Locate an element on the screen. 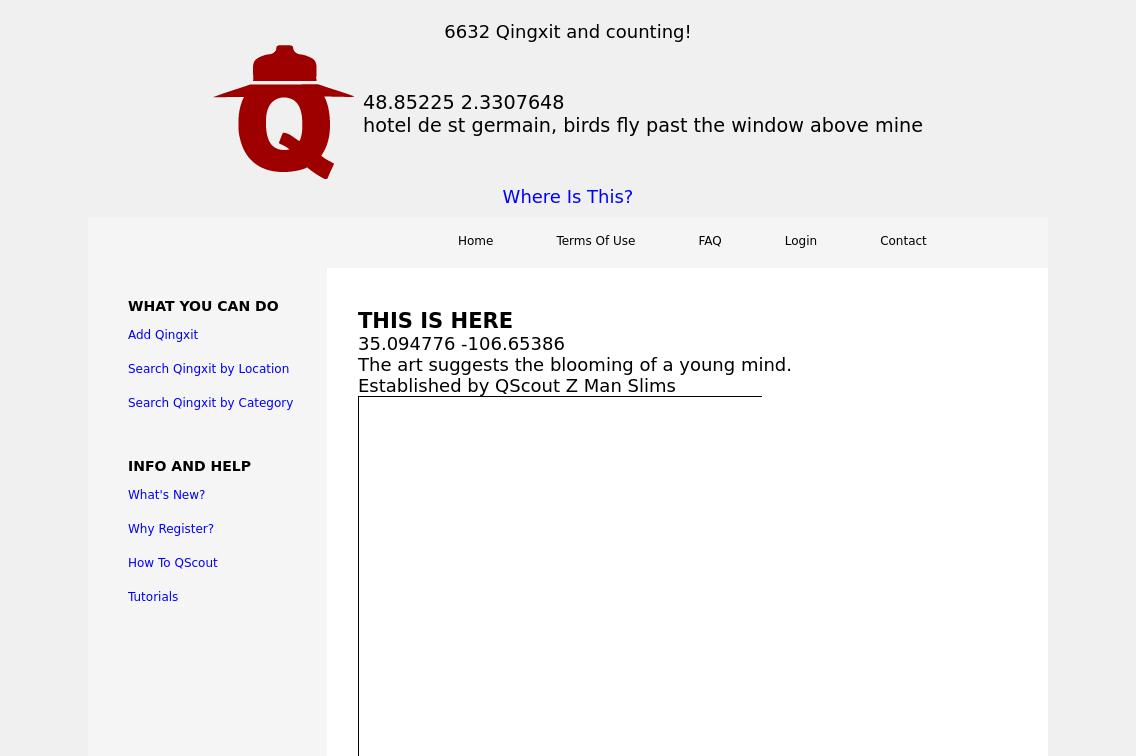 This screenshot has height=756, width=1136. 'What You Can Do' is located at coordinates (203, 306).